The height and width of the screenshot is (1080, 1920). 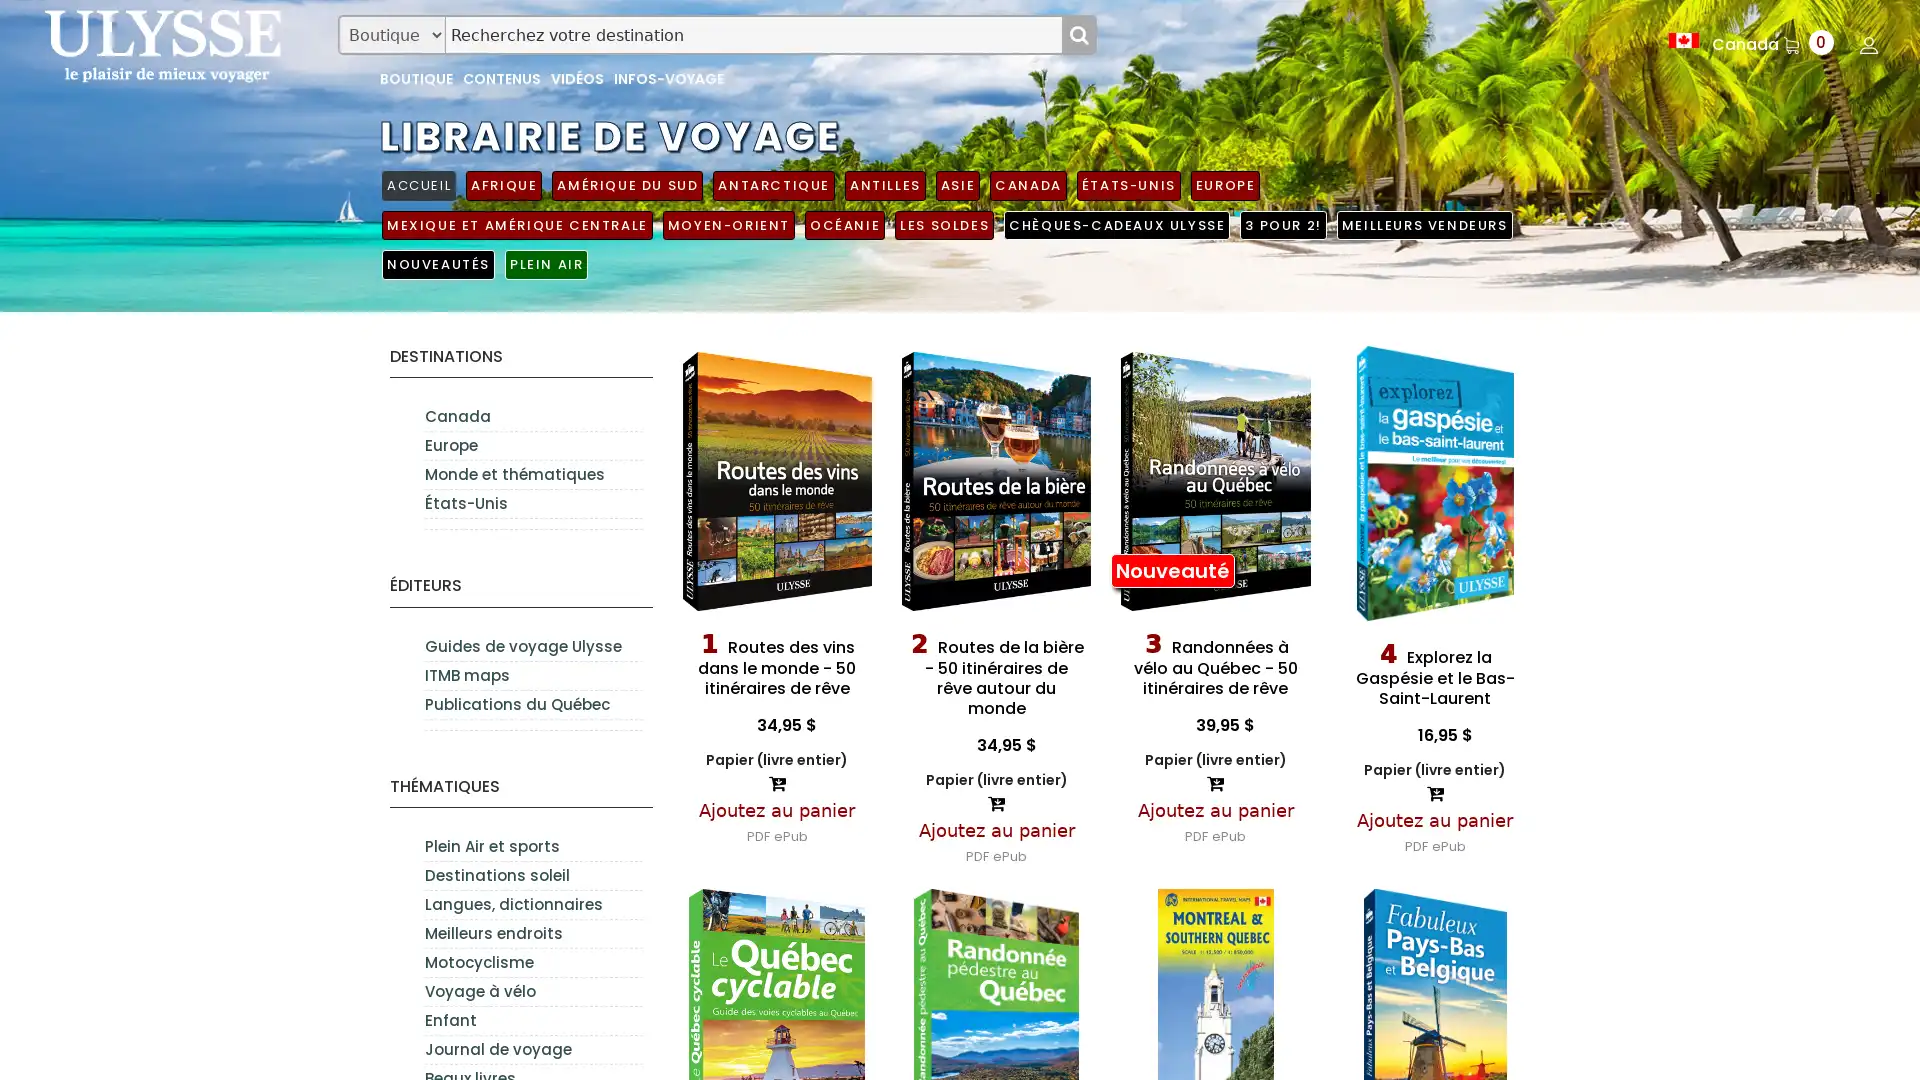 What do you see at coordinates (546, 263) in the screenshot?
I see `PLEIN AIR` at bounding box center [546, 263].